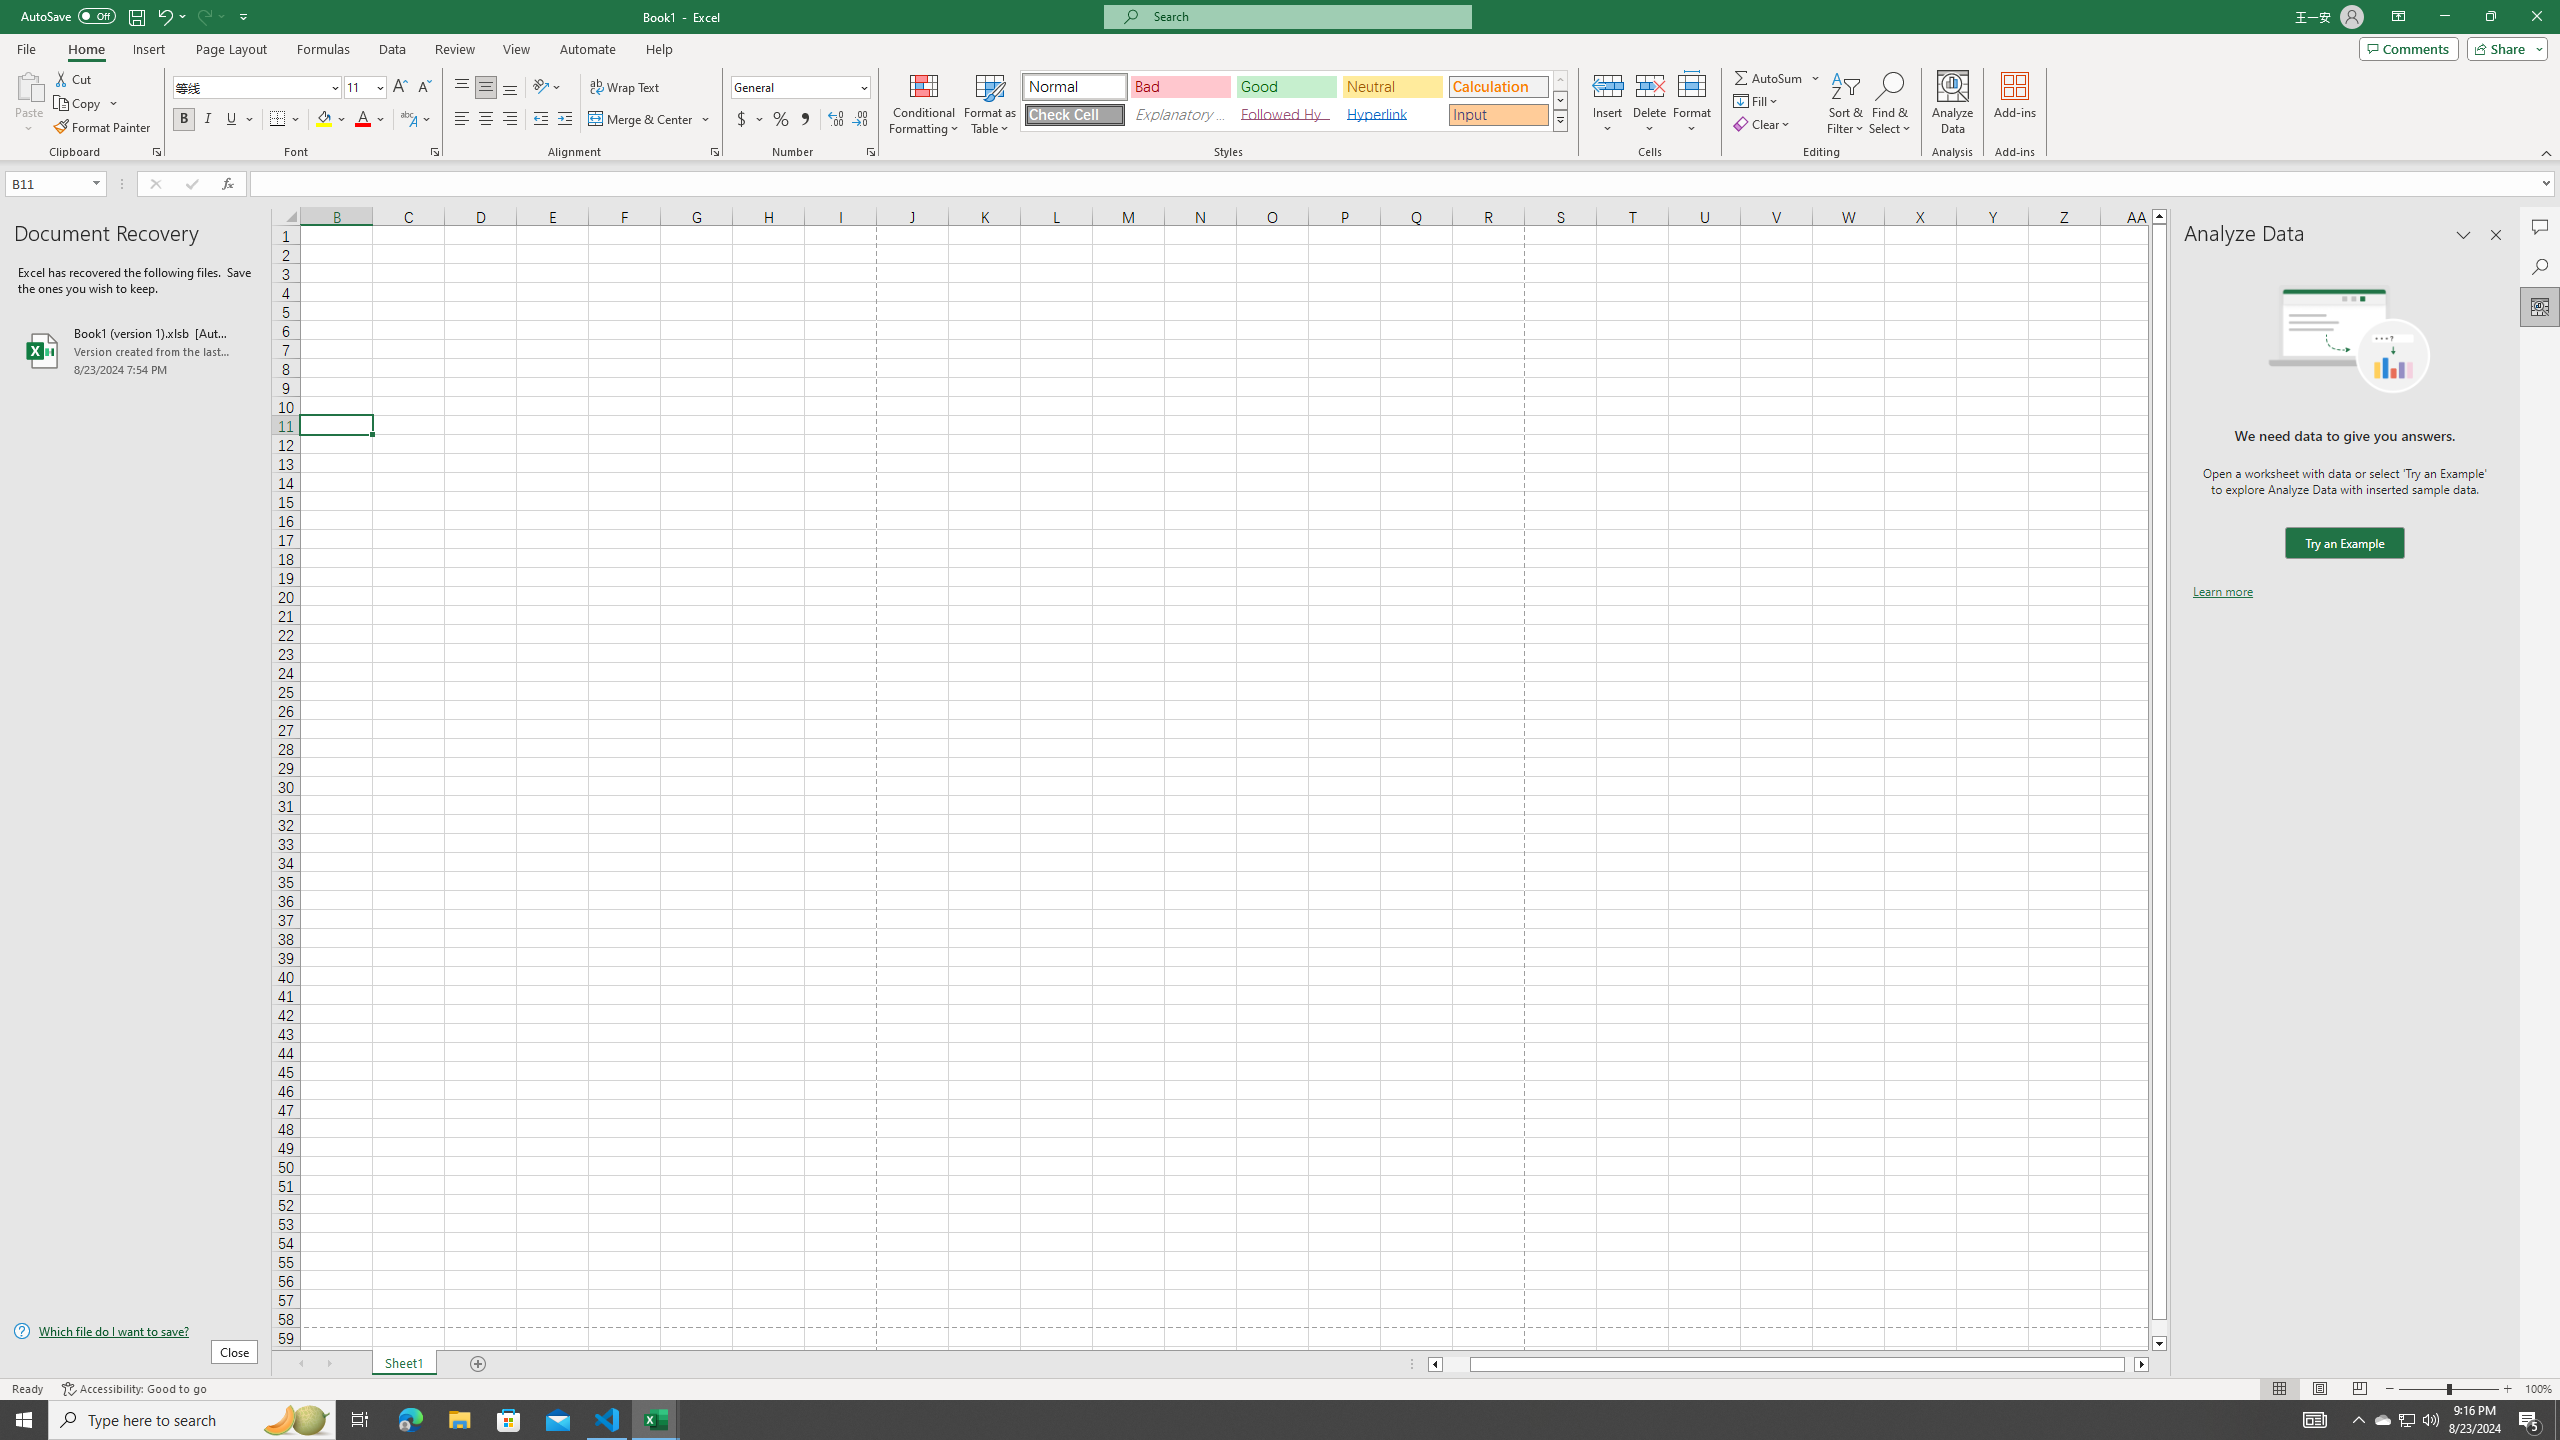 Image resolution: width=2560 pixels, height=1440 pixels. Describe the element at coordinates (804, 118) in the screenshot. I see `'Comma Style'` at that location.